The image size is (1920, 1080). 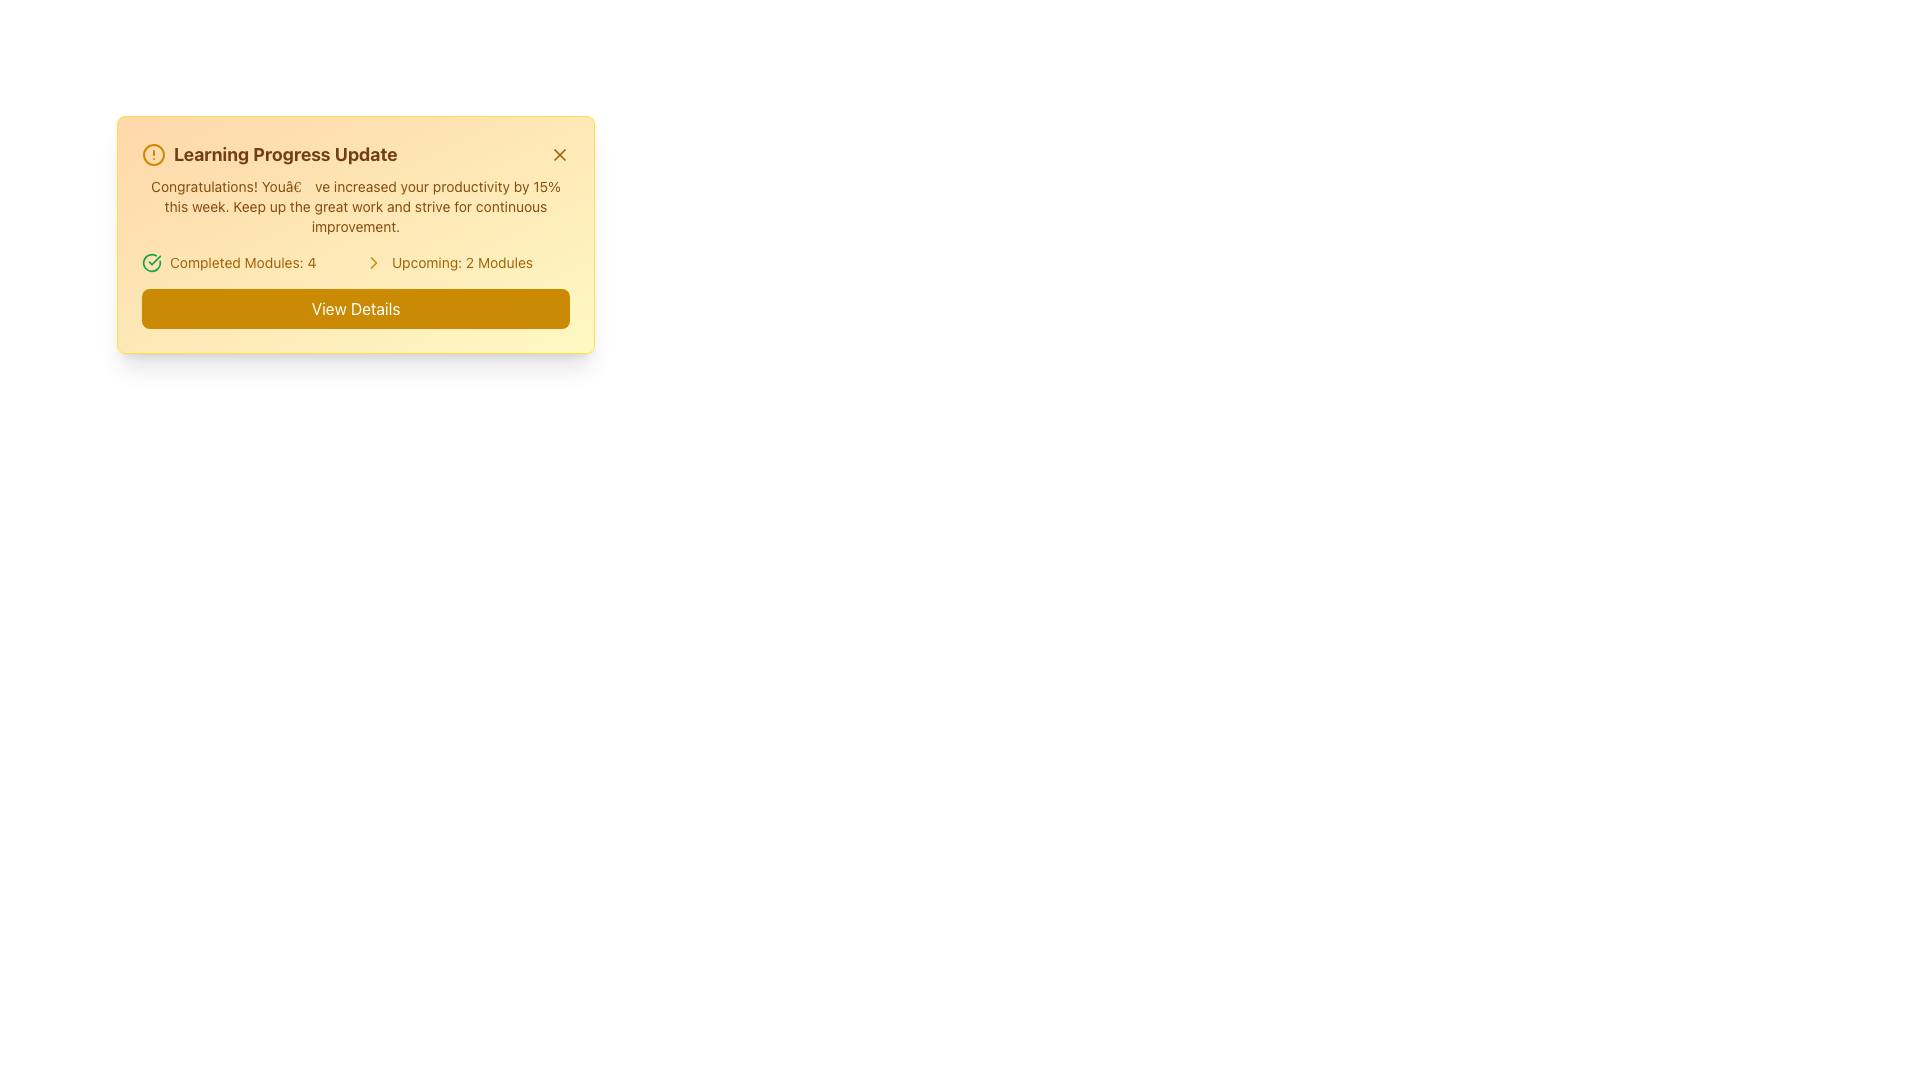 I want to click on the icon indicating the next item in the 'Upcoming: 2 Modules' section, located to the left of the text, so click(x=374, y=261).